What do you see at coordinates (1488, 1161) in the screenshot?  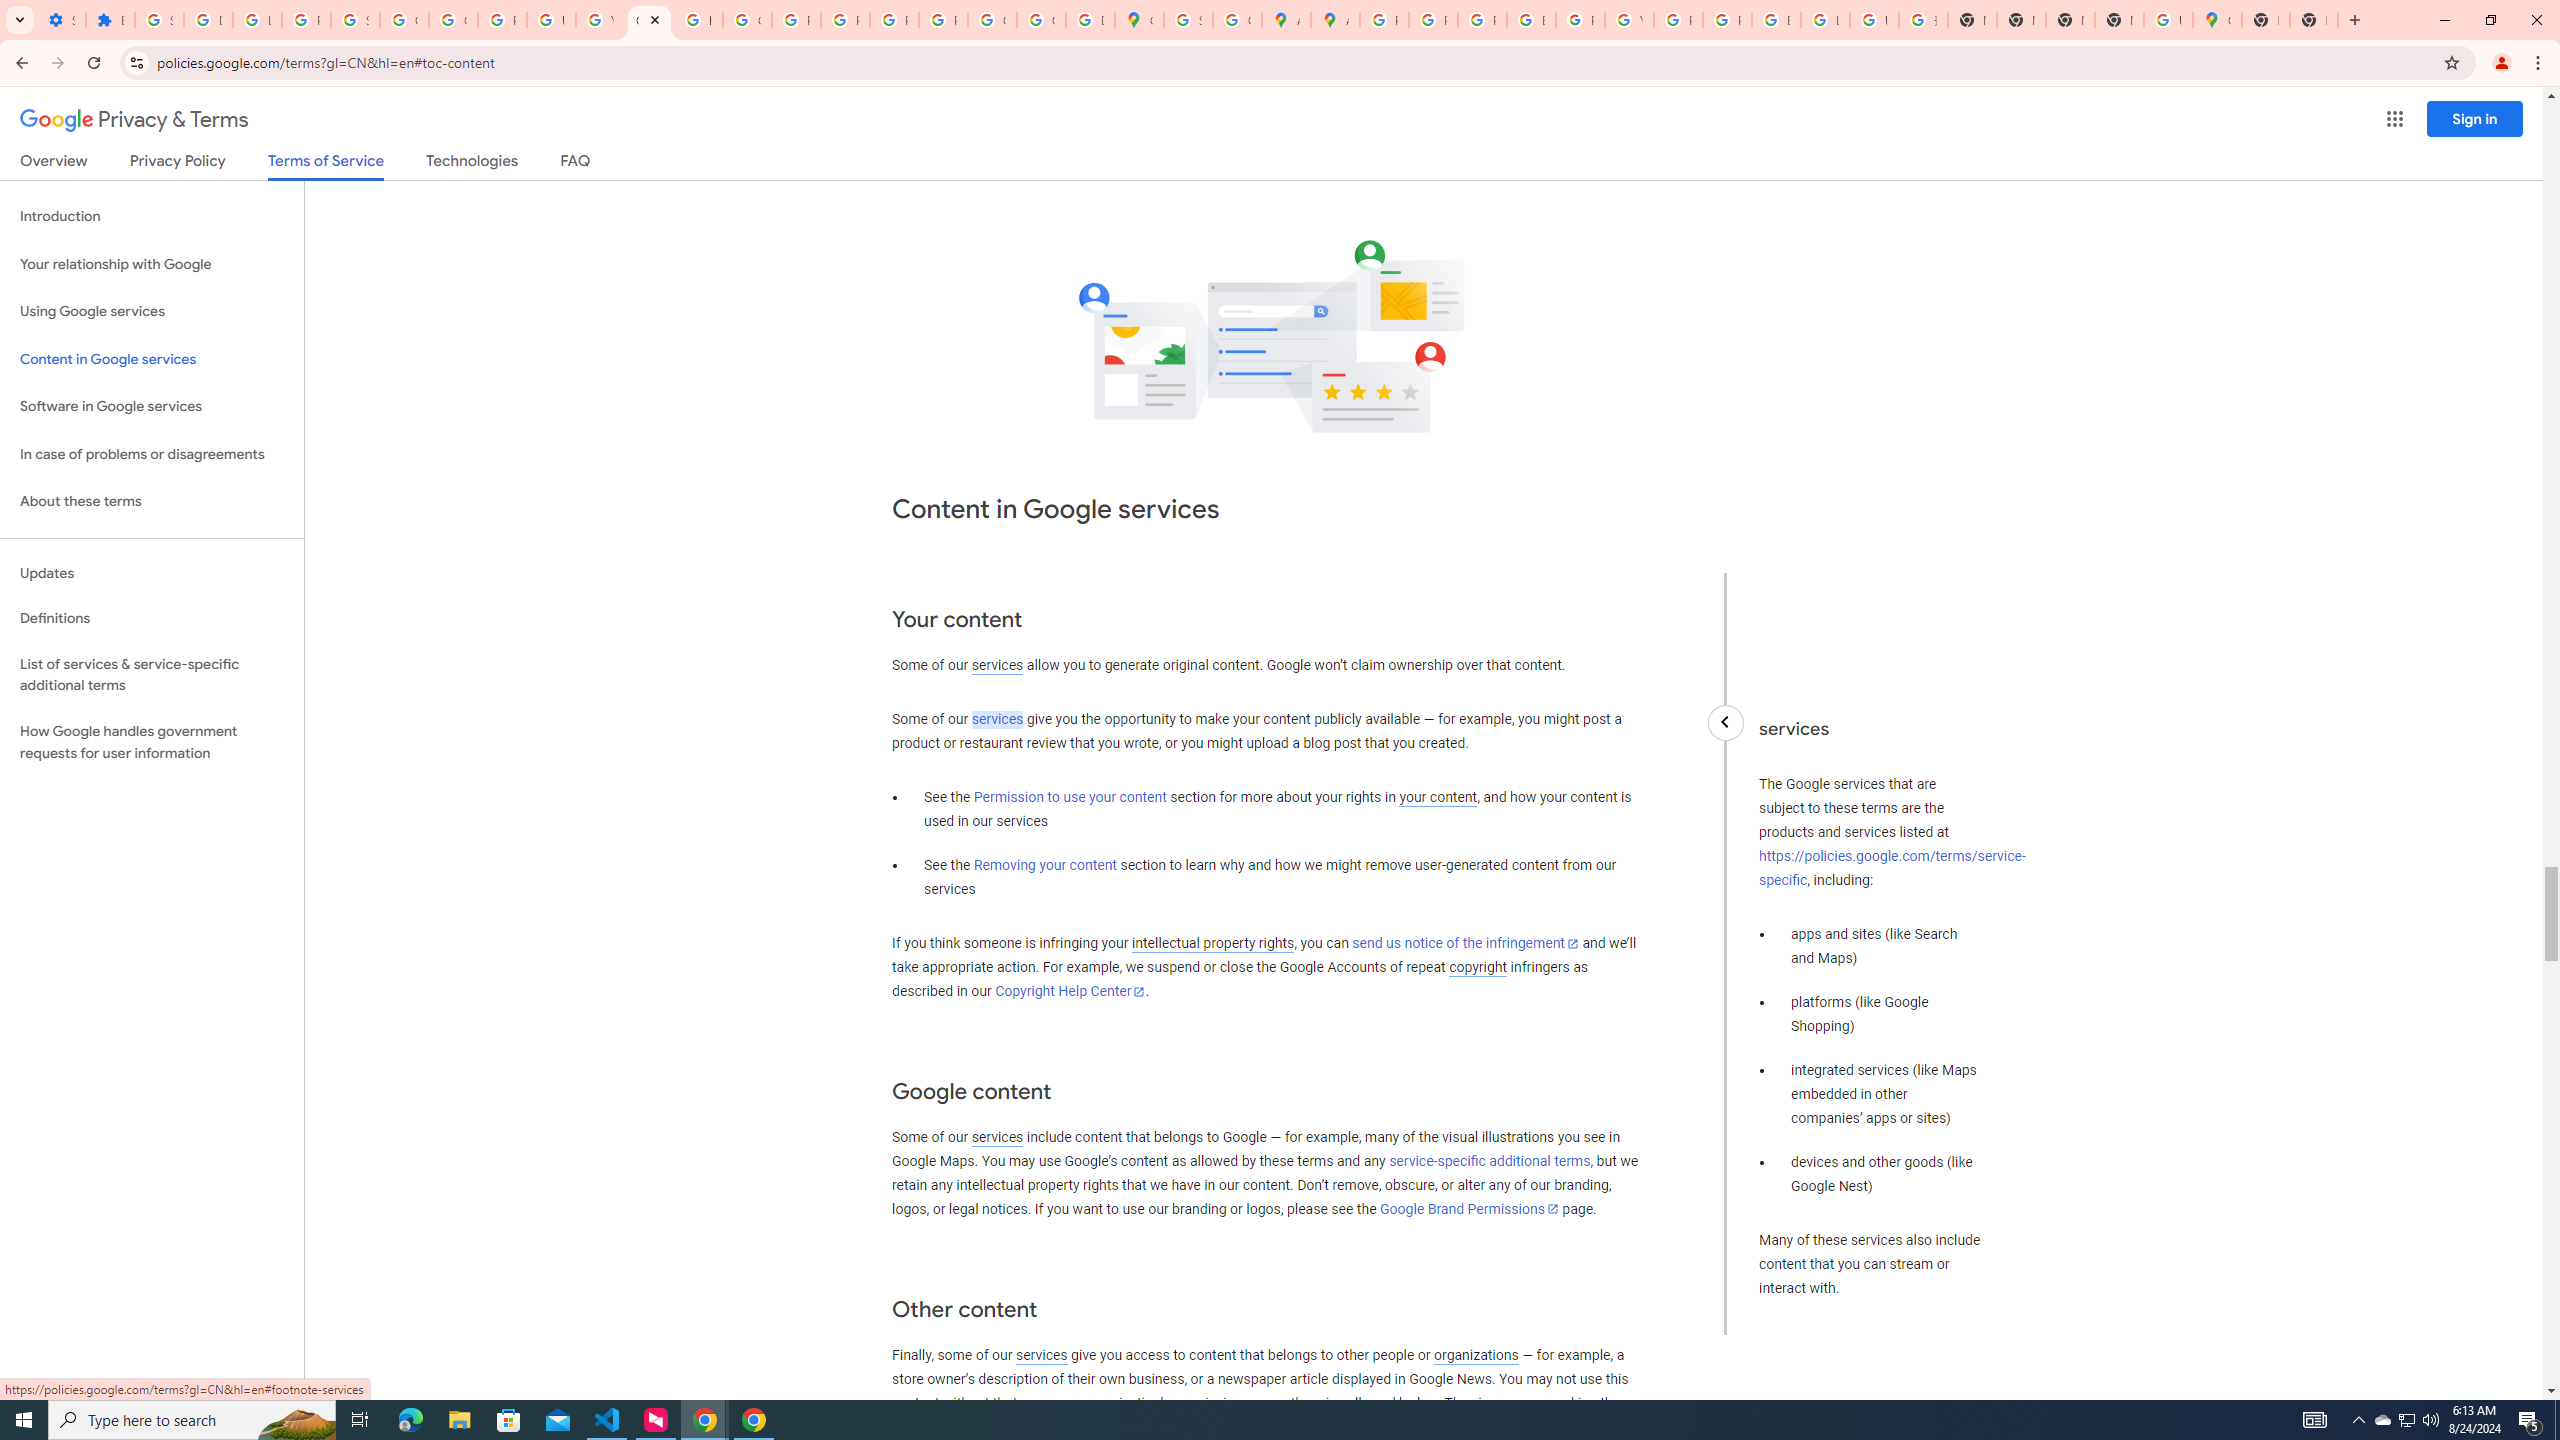 I see `'service-specific additional terms'` at bounding box center [1488, 1161].